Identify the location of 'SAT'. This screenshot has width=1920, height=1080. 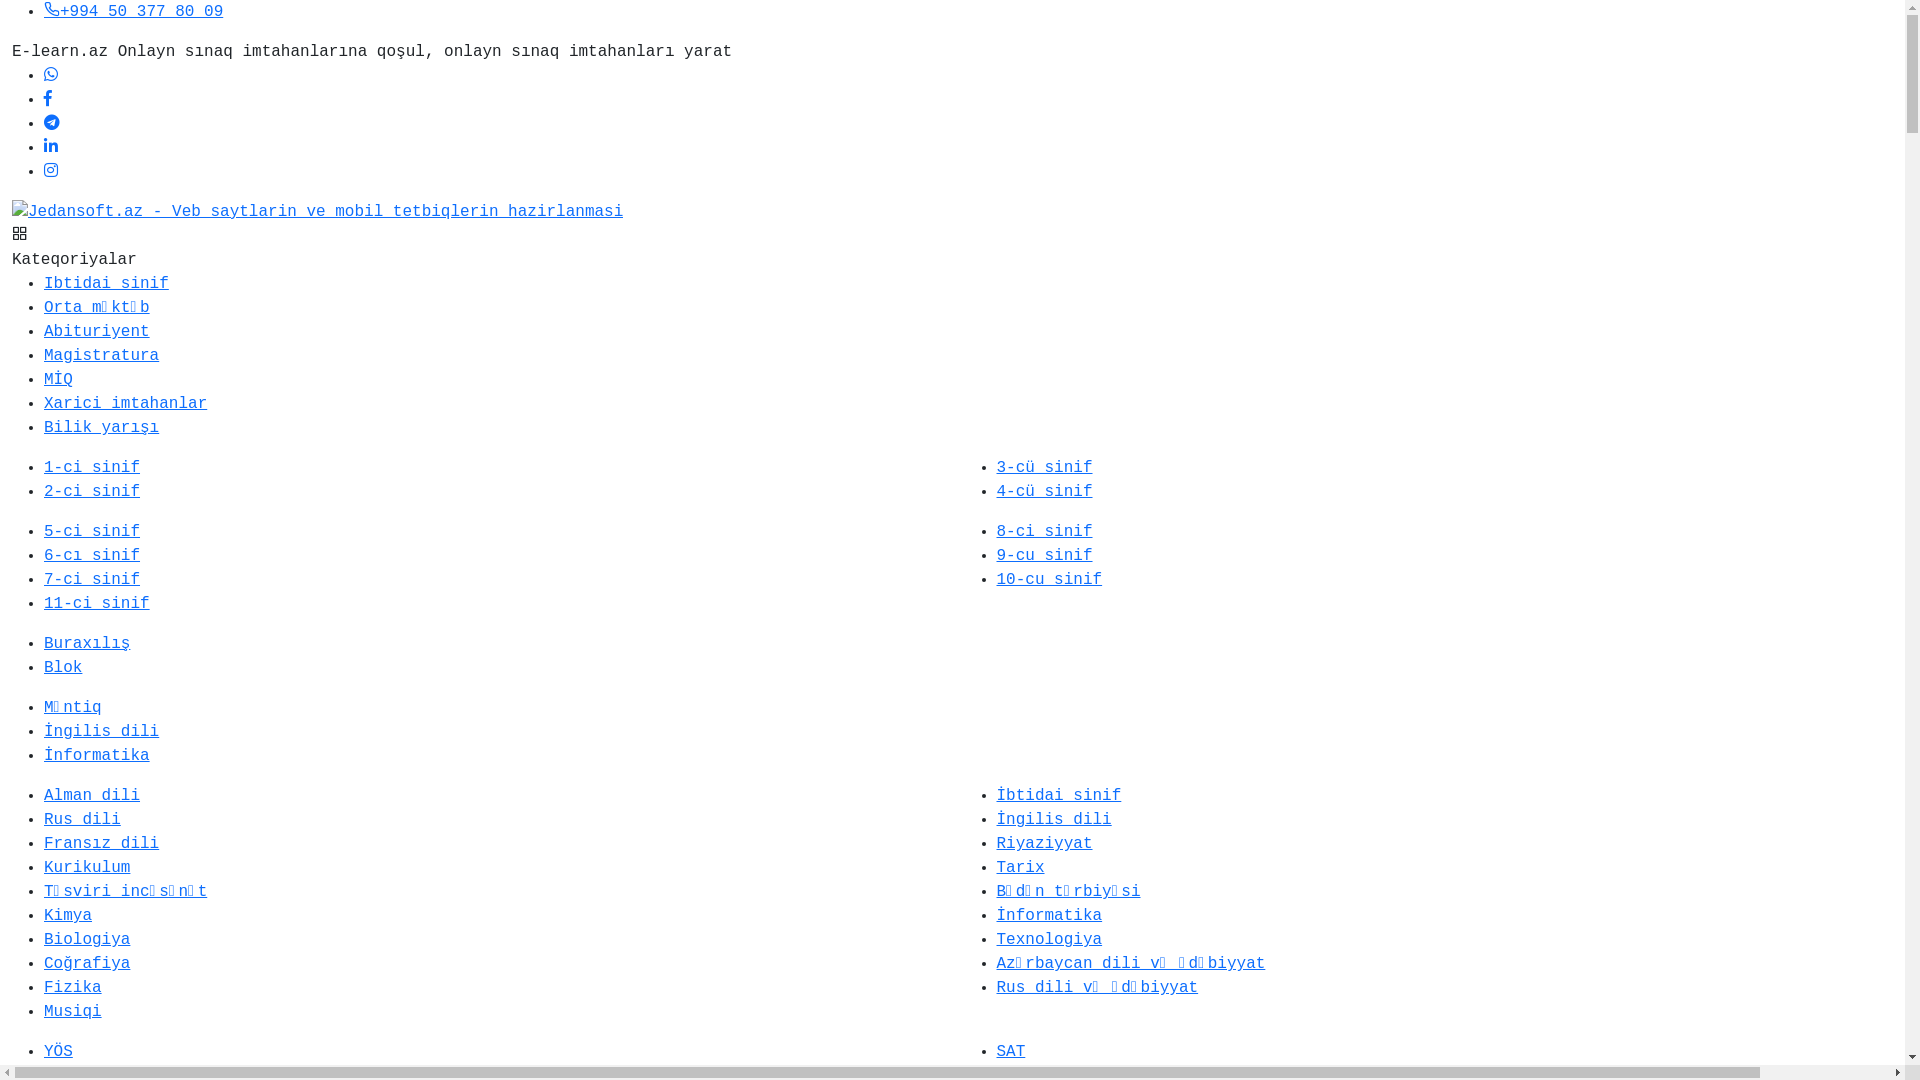
(1010, 1051).